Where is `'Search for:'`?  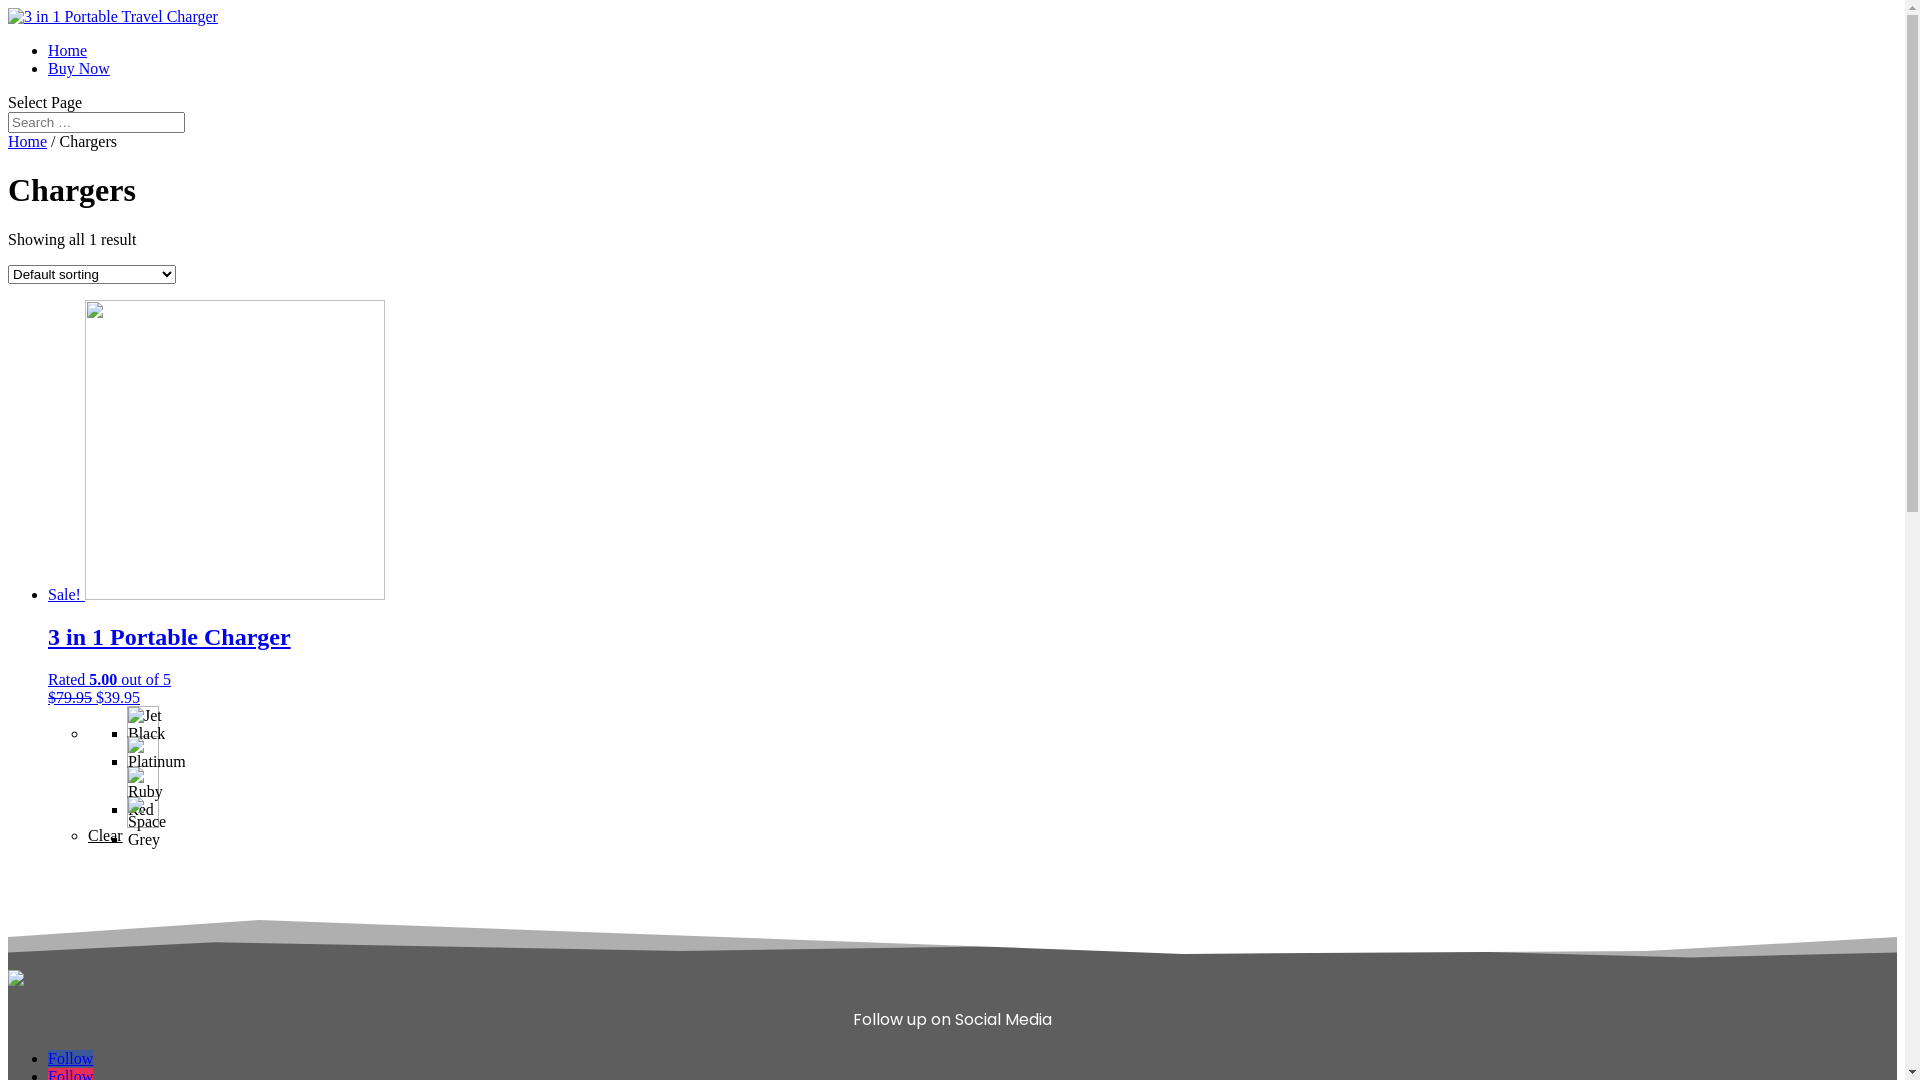 'Search for:' is located at coordinates (95, 122).